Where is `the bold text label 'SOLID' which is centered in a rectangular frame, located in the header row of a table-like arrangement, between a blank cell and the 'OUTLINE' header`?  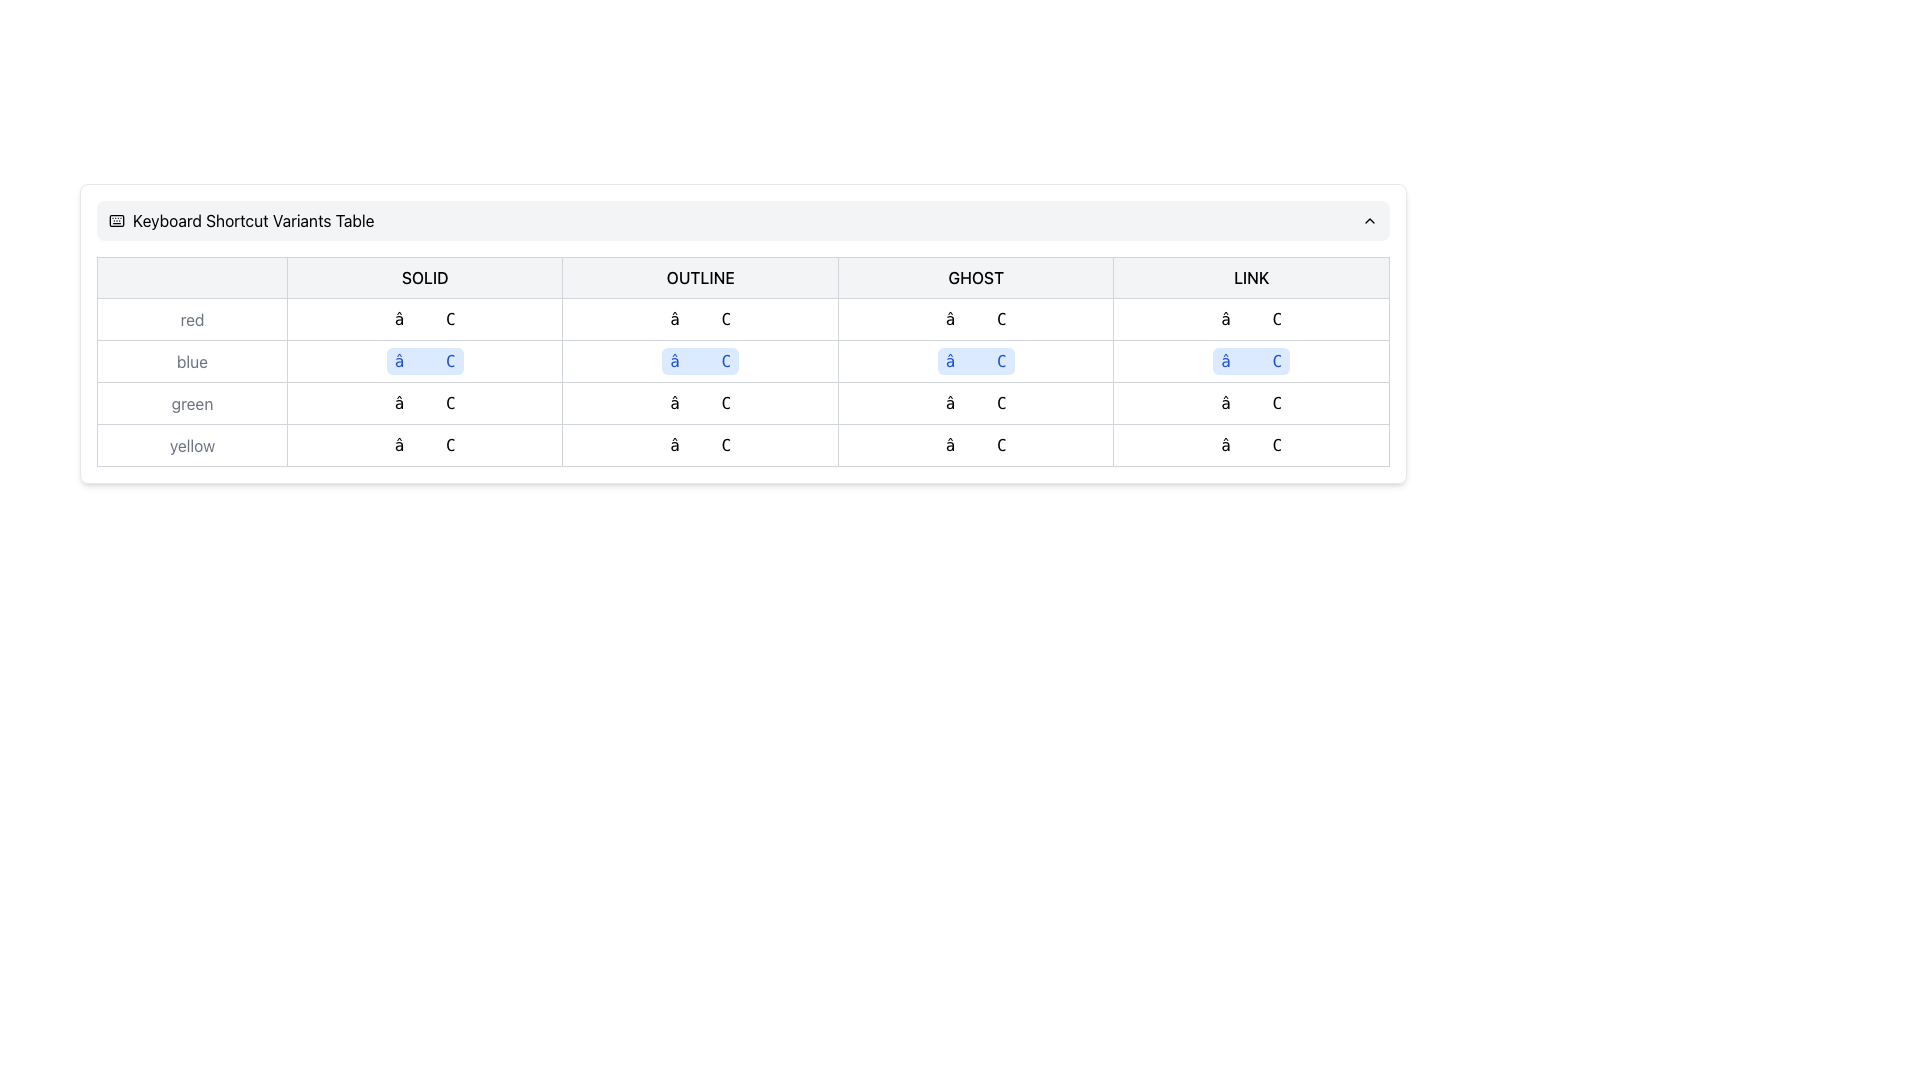 the bold text label 'SOLID' which is centered in a rectangular frame, located in the header row of a table-like arrangement, between a blank cell and the 'OUTLINE' header is located at coordinates (424, 277).